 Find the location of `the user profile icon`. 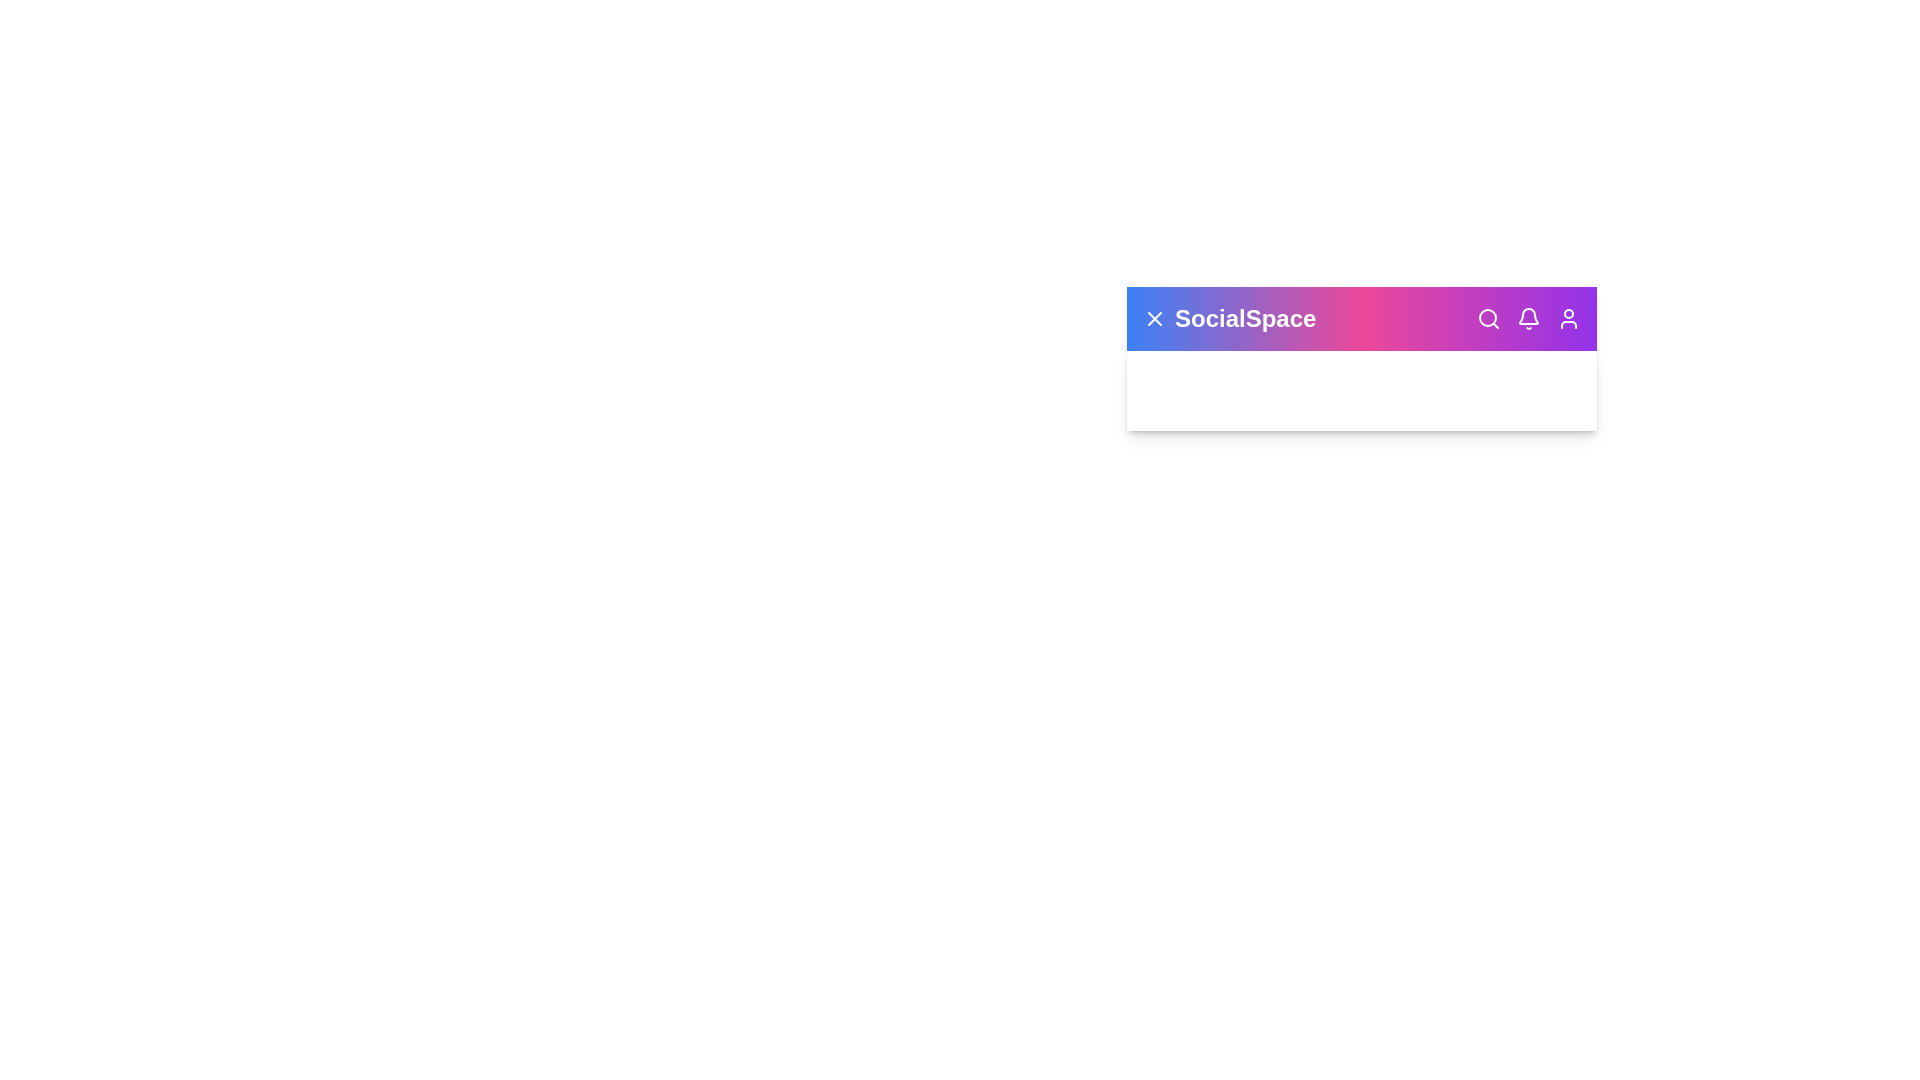

the user profile icon is located at coordinates (1568, 318).